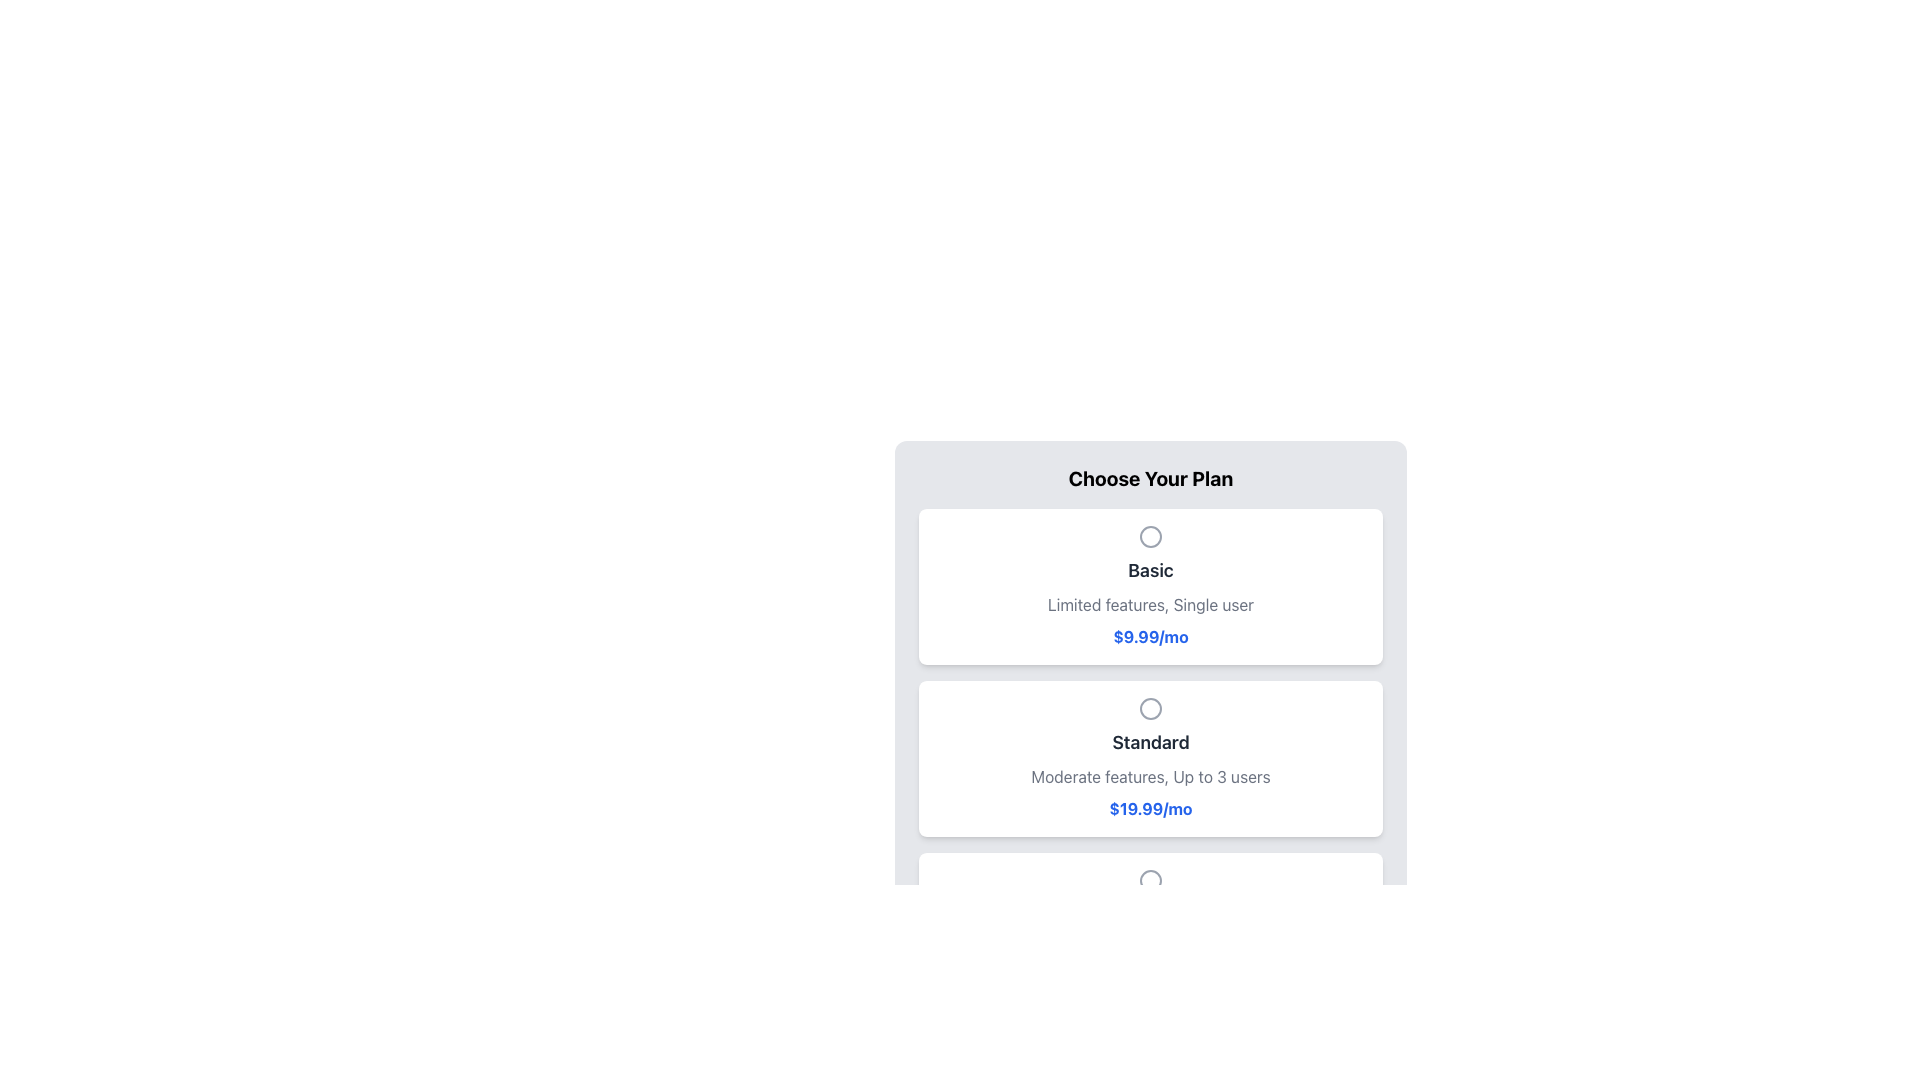  What do you see at coordinates (1151, 930) in the screenshot?
I see `the 'Premium' pricing plan card, which is the third card in a vertical column, to perform additional actions` at bounding box center [1151, 930].